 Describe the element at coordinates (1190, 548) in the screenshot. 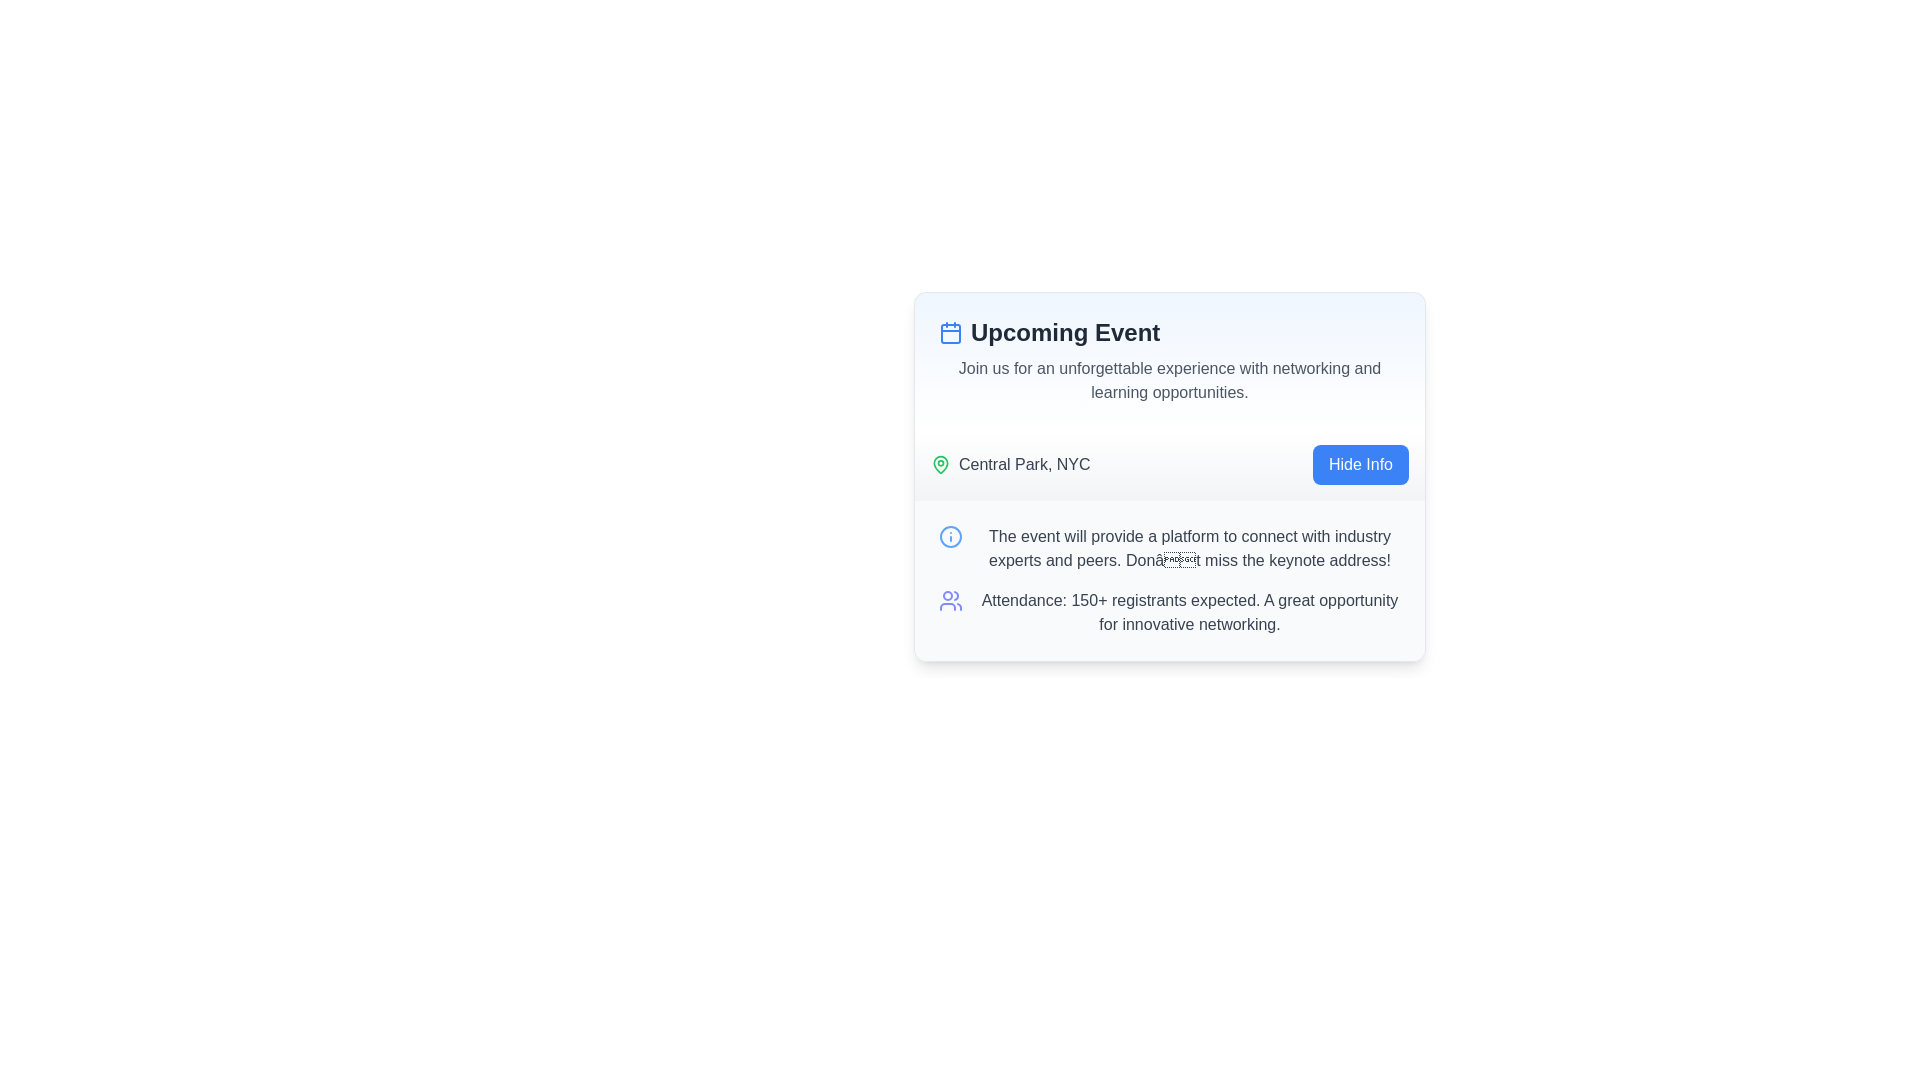

I see `text block that contains the message 'The event will provide a platform to connect with industry experts and peers. Don’t miss the keynote address!' which is styled in gray and positioned beneath the blue info icon` at that location.